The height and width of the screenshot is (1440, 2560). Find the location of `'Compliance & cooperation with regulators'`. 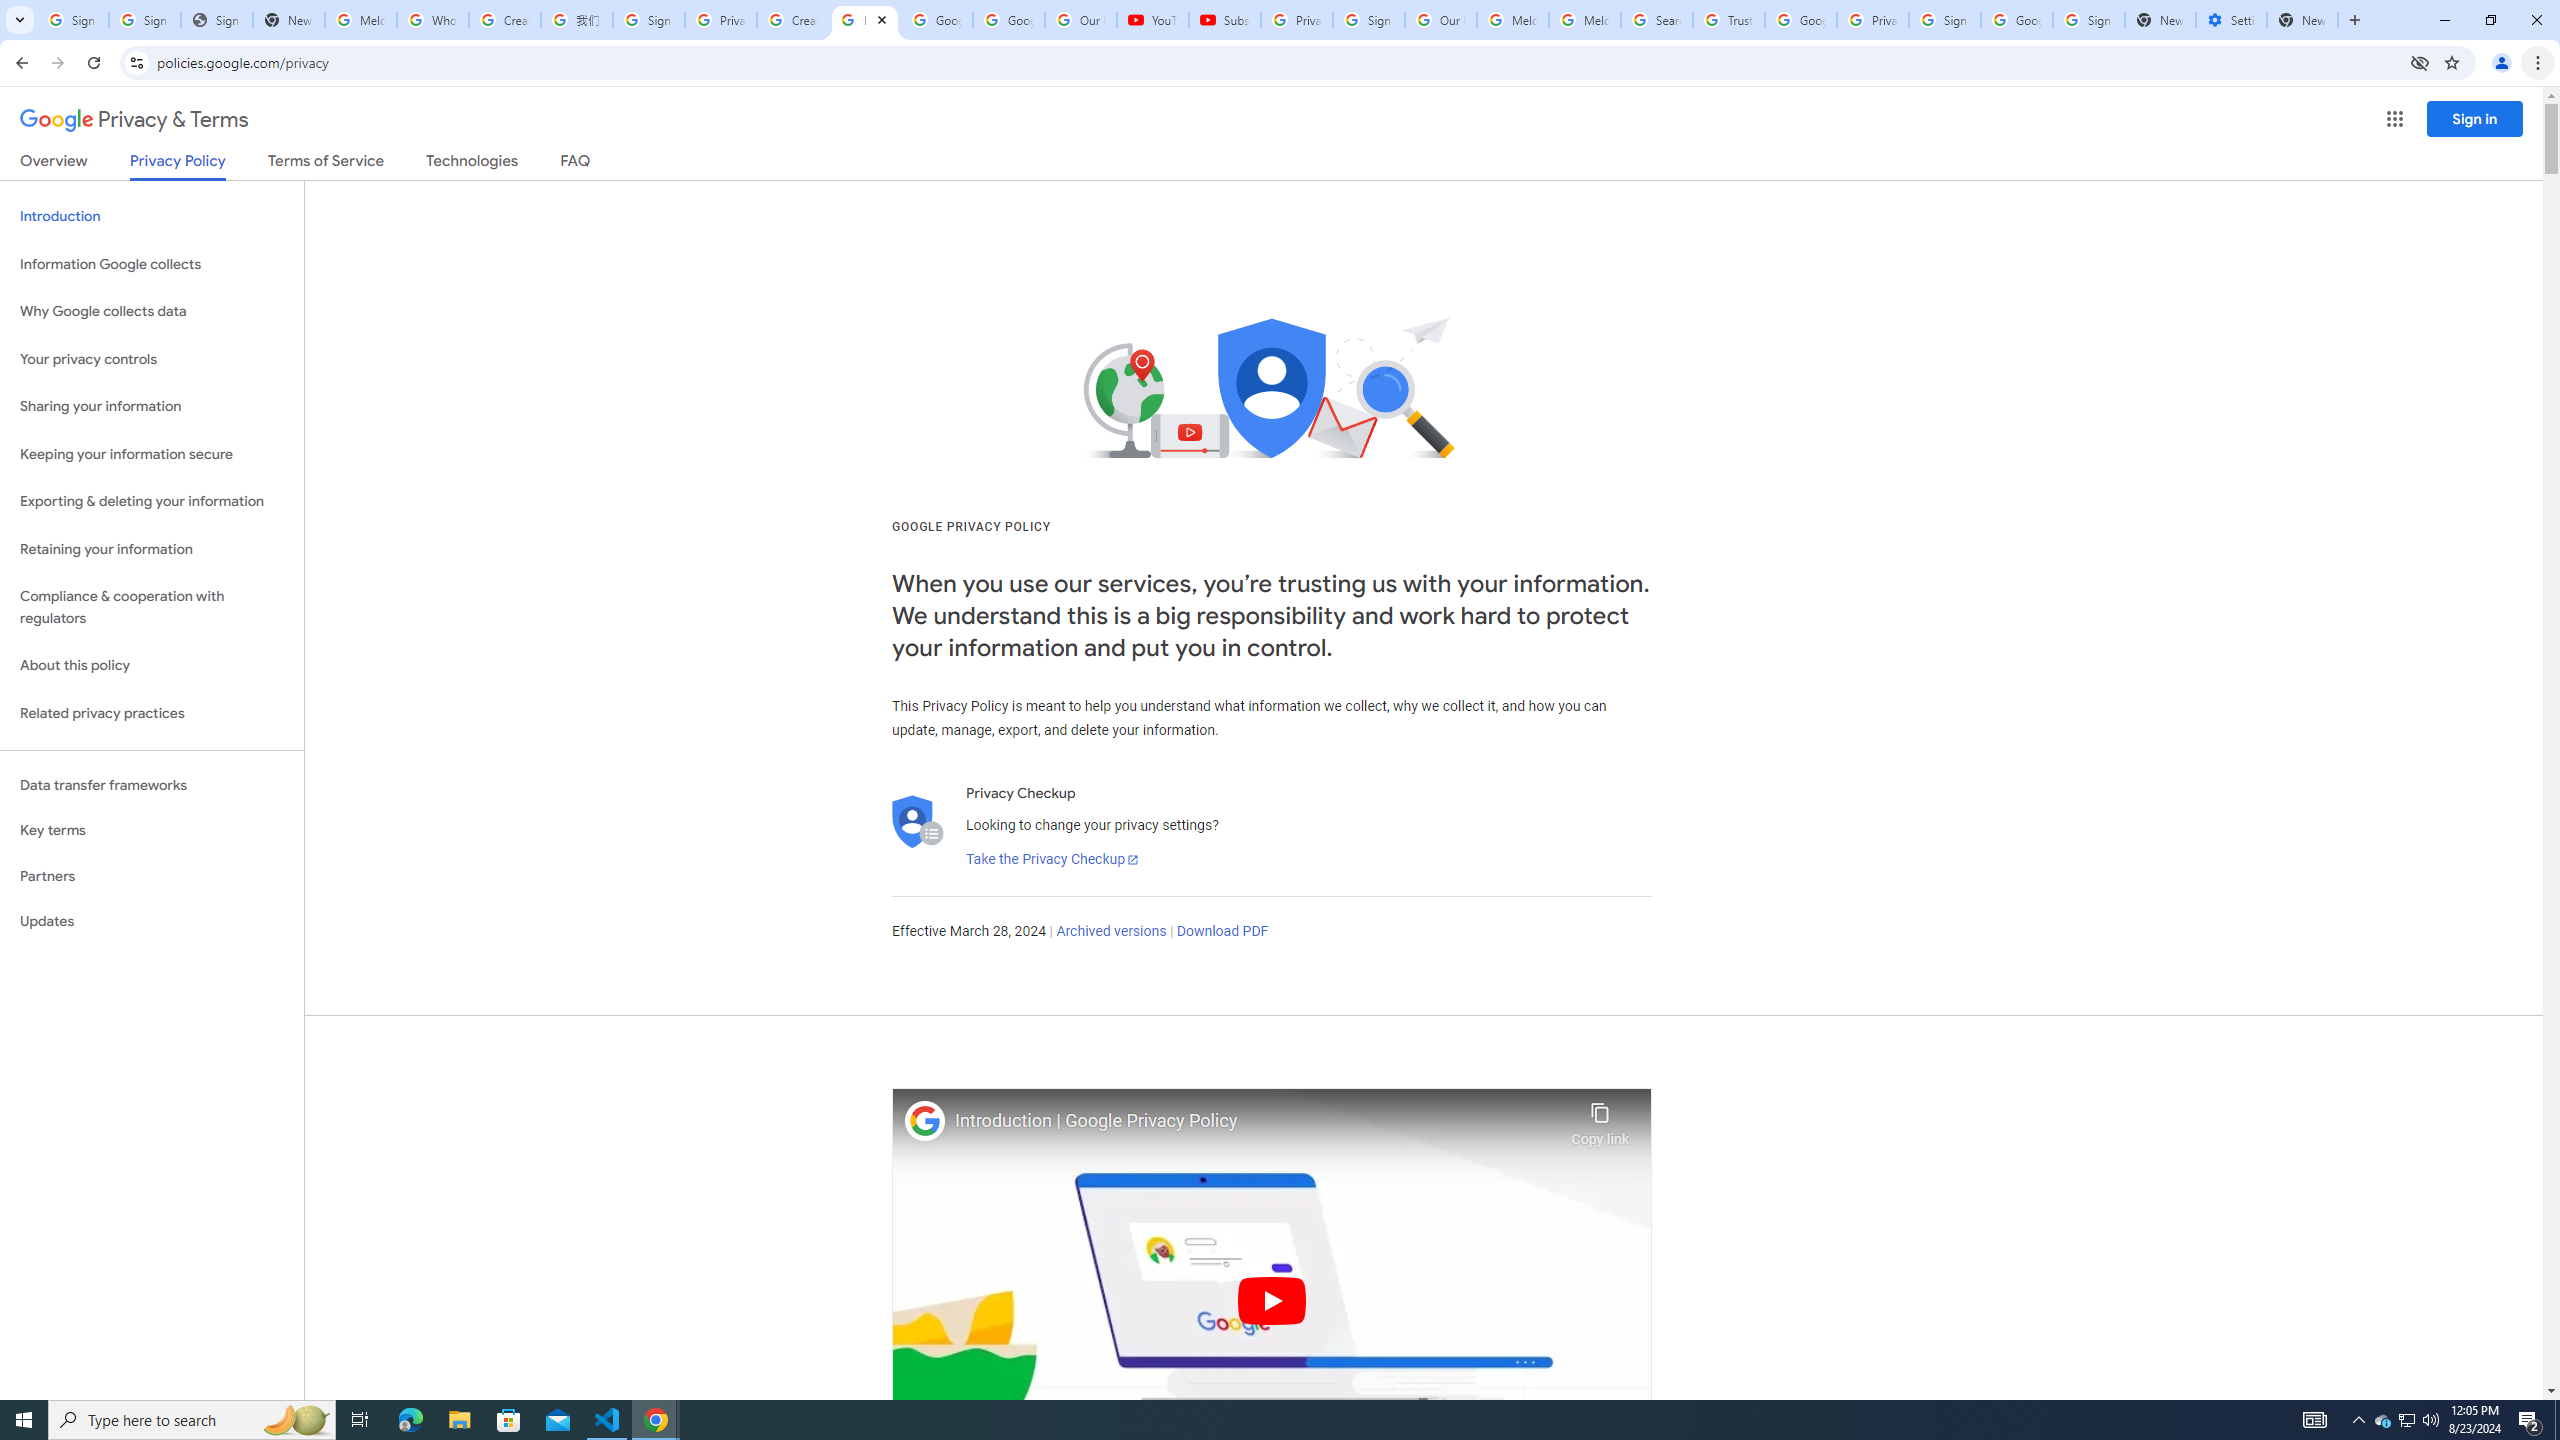

'Compliance & cooperation with regulators' is located at coordinates (151, 608).